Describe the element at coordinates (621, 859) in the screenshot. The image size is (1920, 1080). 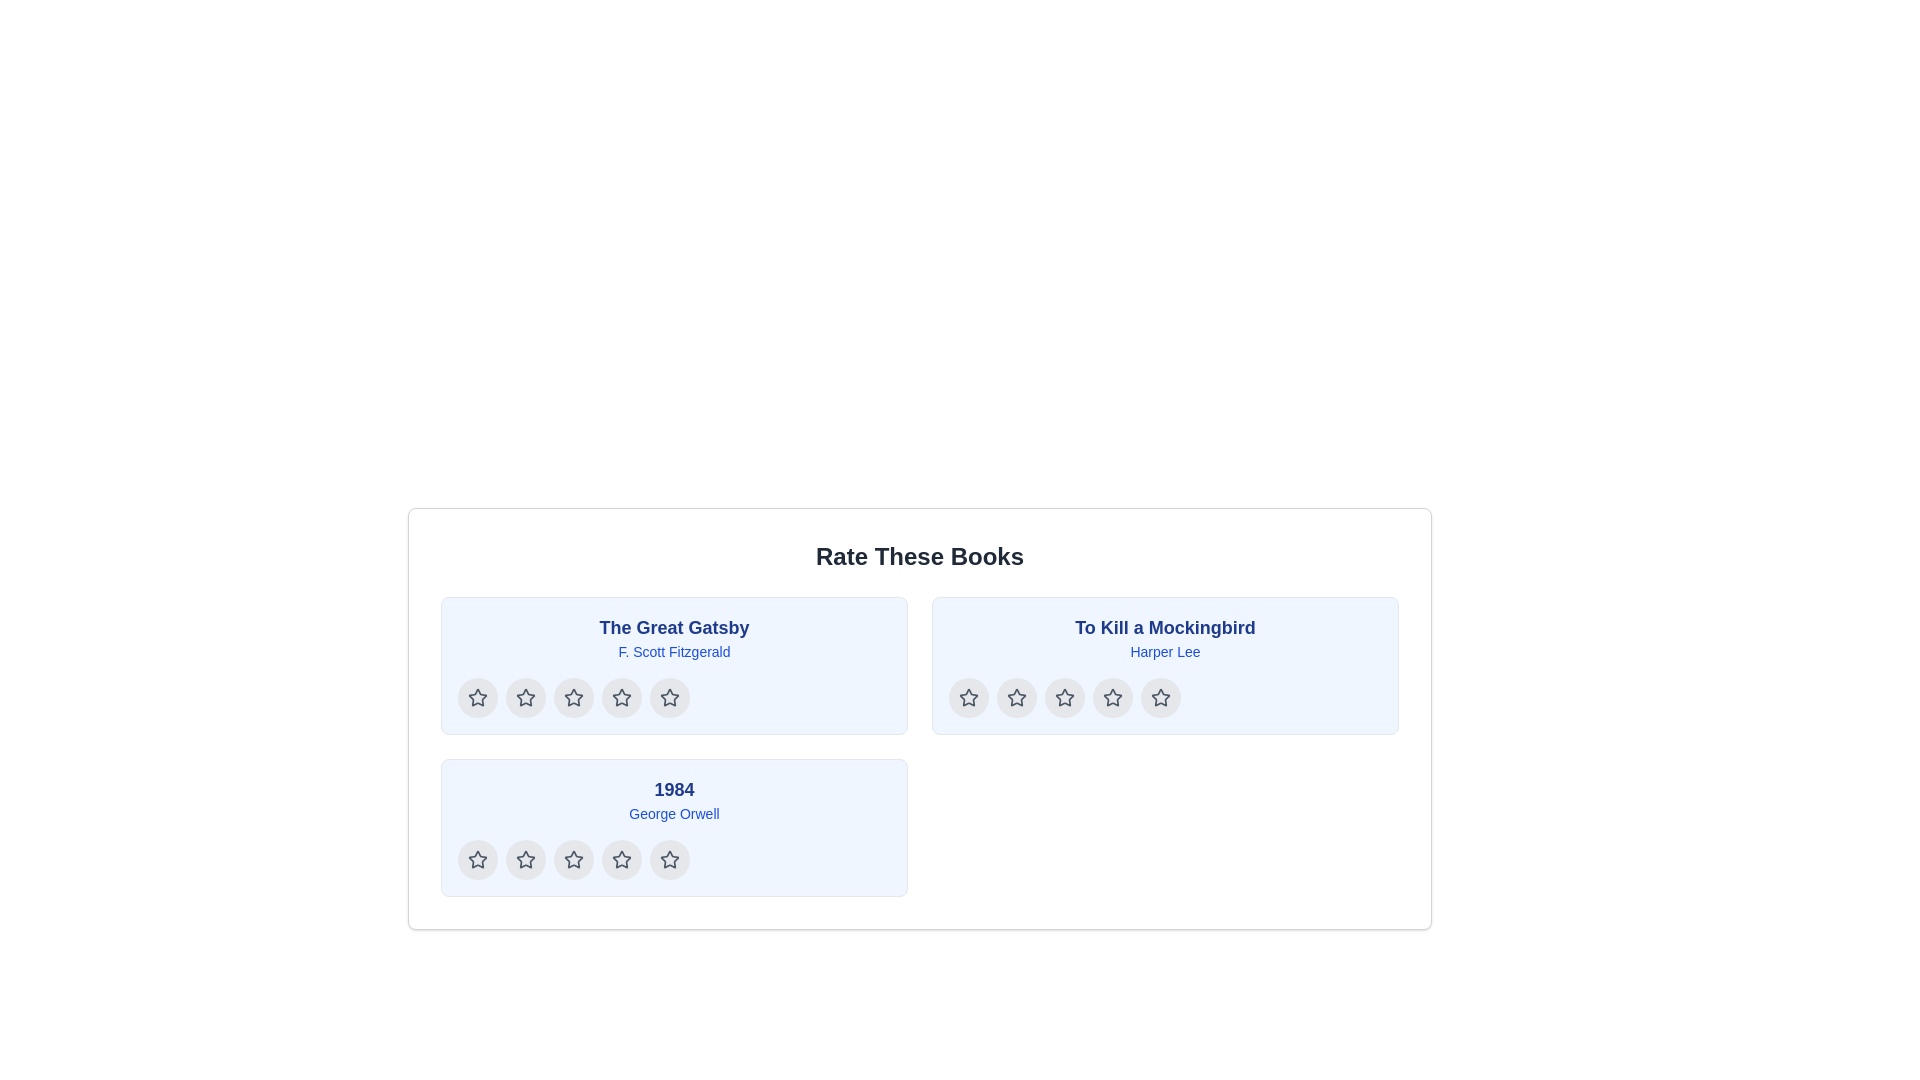
I see `the fourth star in the rating system for the book '1984' by George Orwell, located near the bottom-center of the interface` at that location.